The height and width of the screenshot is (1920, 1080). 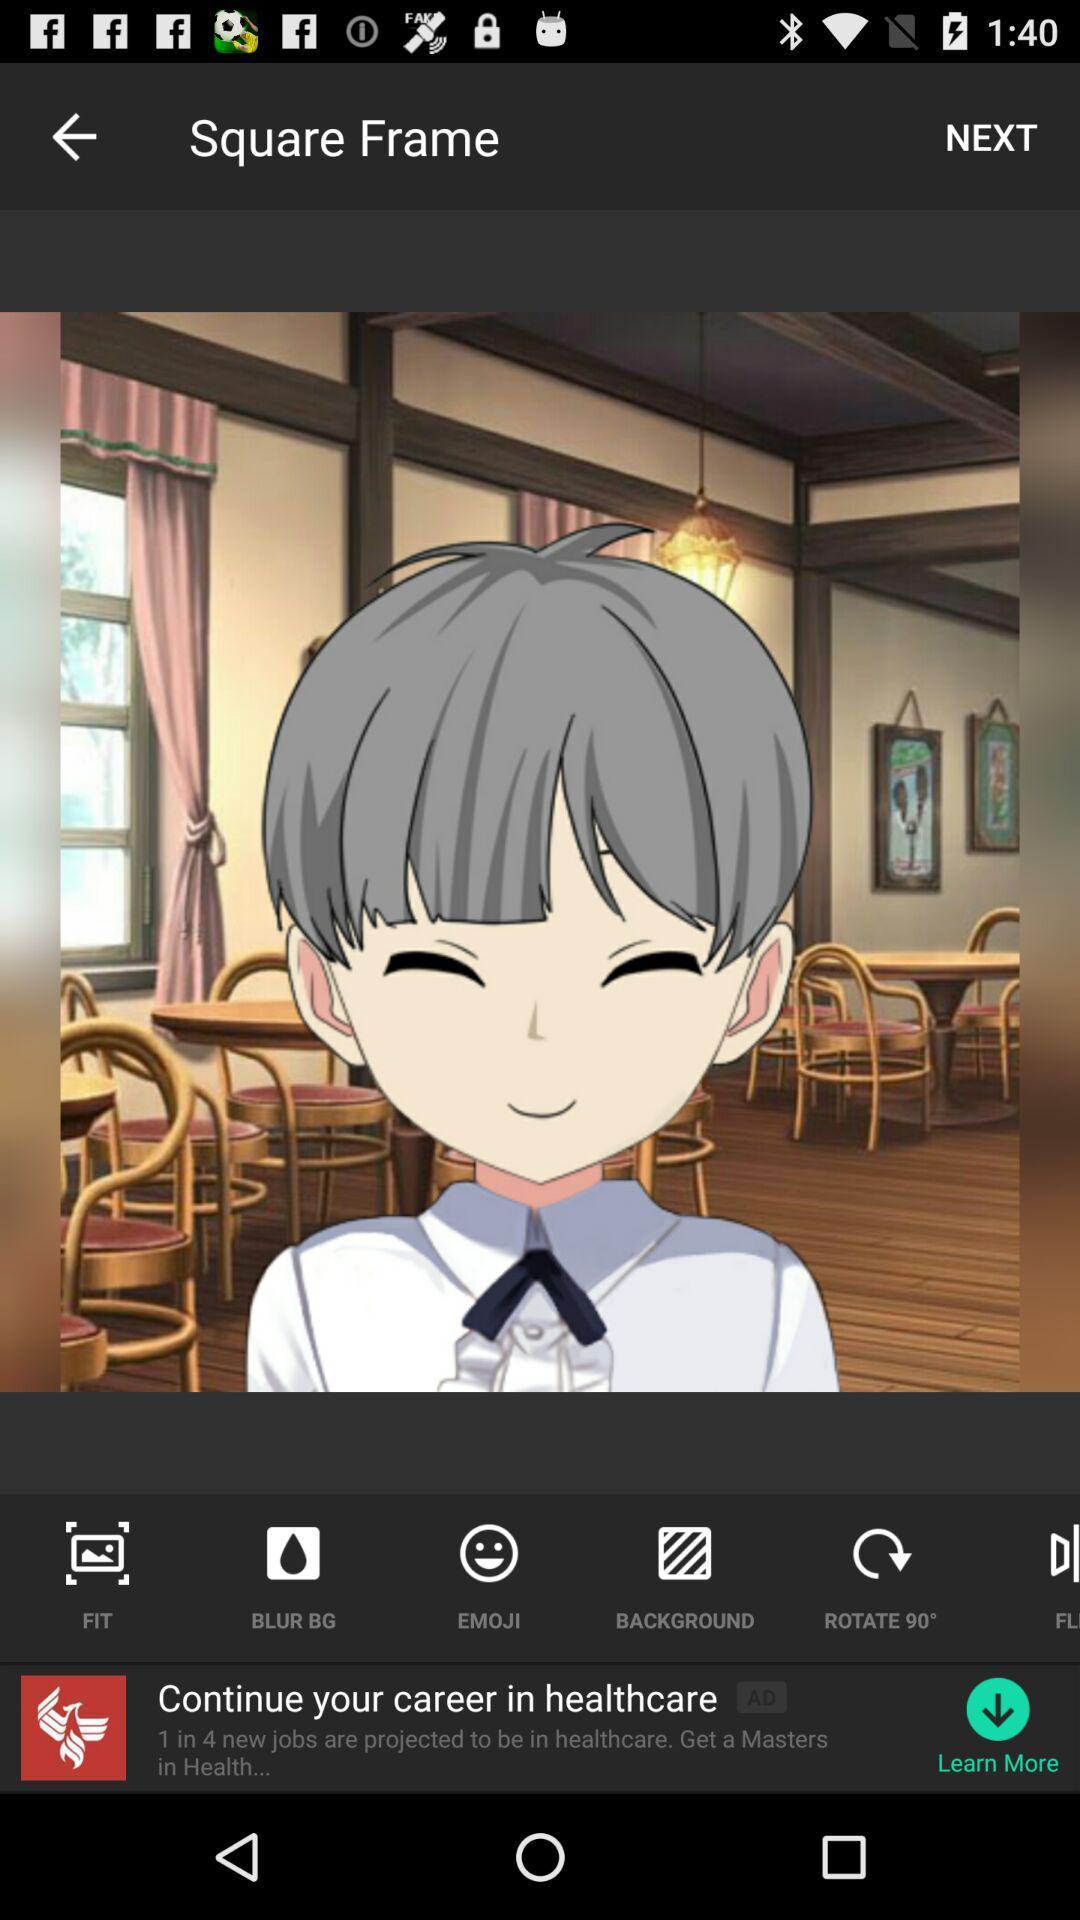 What do you see at coordinates (998, 1708) in the screenshot?
I see `the item above learn more` at bounding box center [998, 1708].